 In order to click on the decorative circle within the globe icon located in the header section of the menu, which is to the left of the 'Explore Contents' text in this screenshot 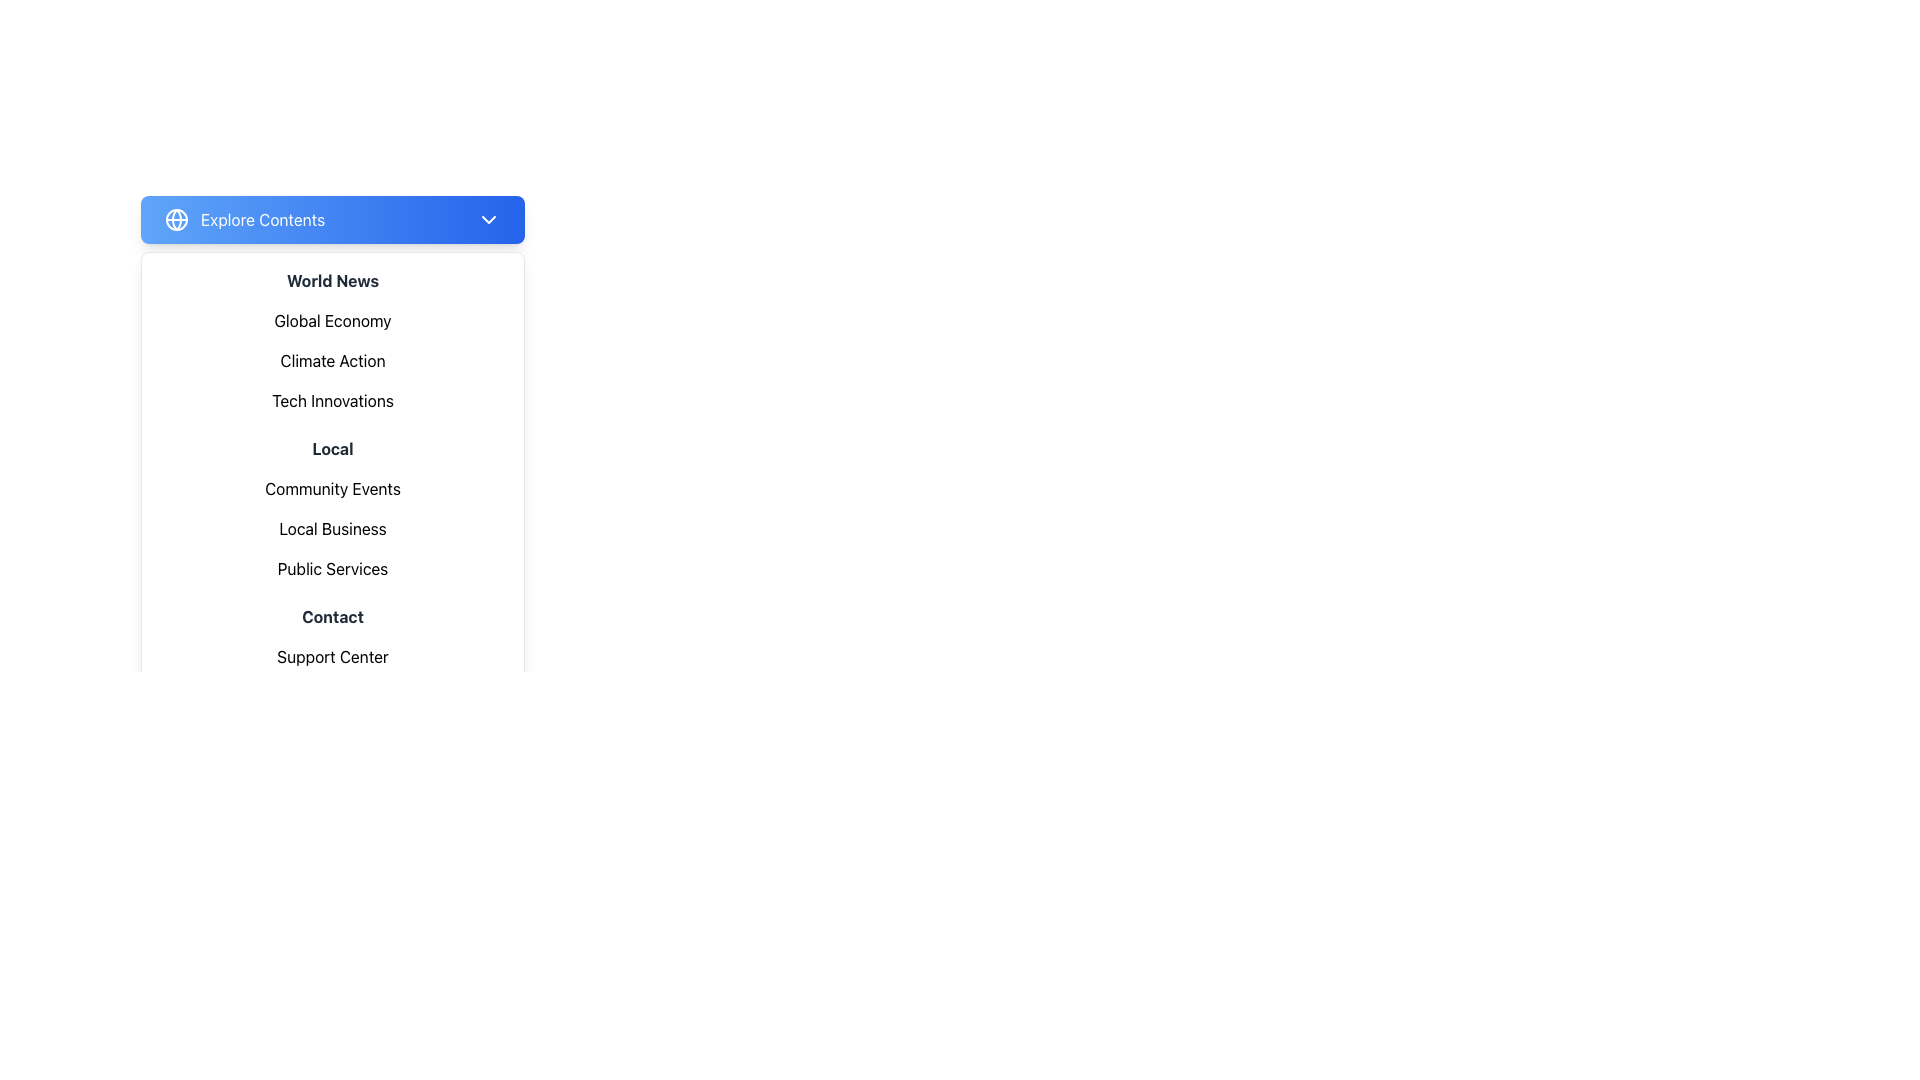, I will do `click(177, 219)`.